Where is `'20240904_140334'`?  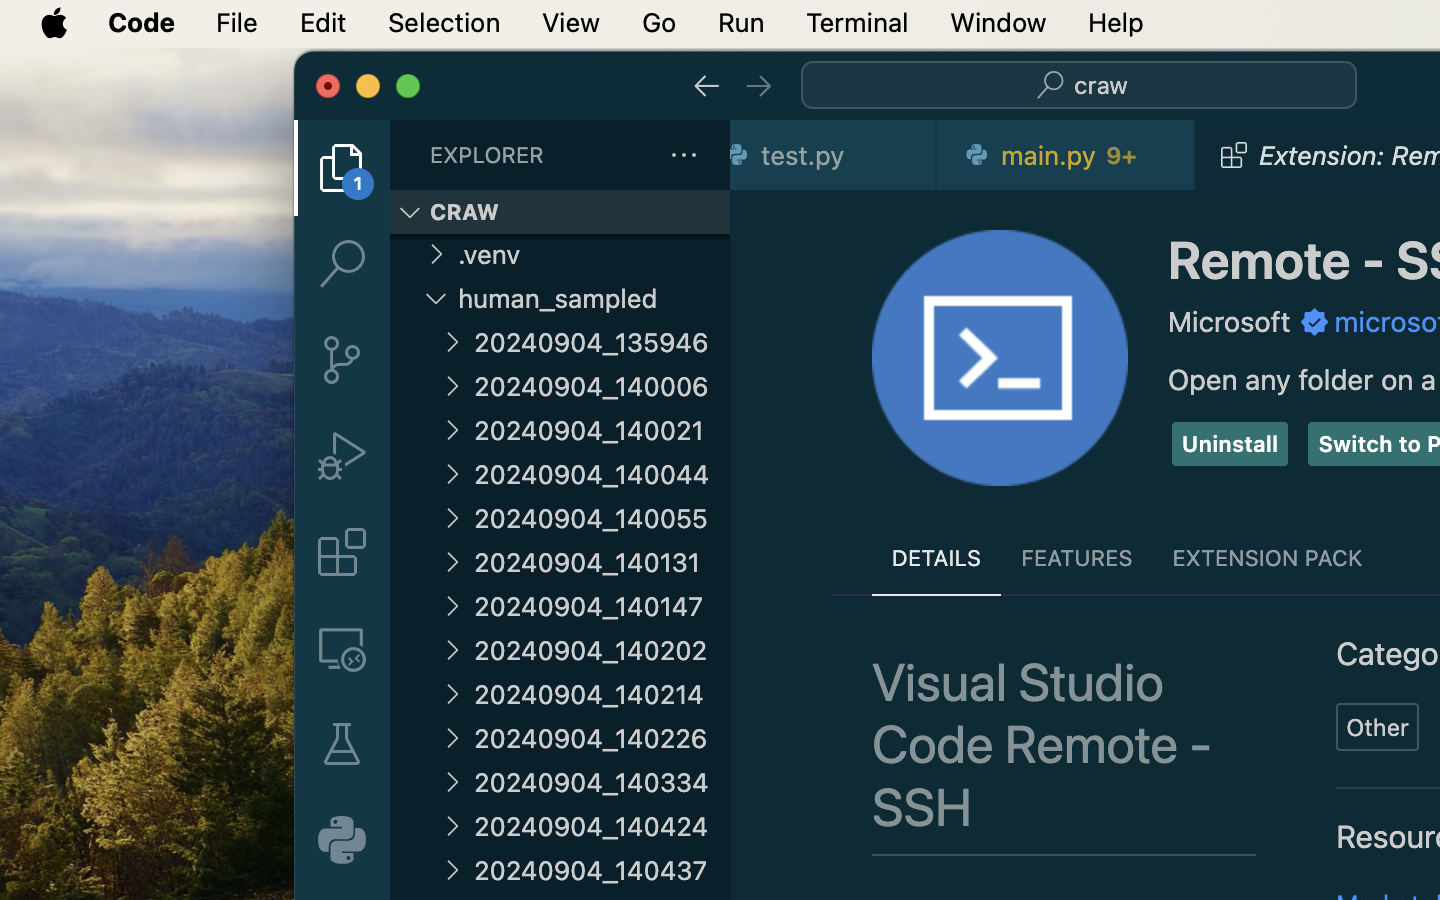 '20240904_140334' is located at coordinates (601, 781).